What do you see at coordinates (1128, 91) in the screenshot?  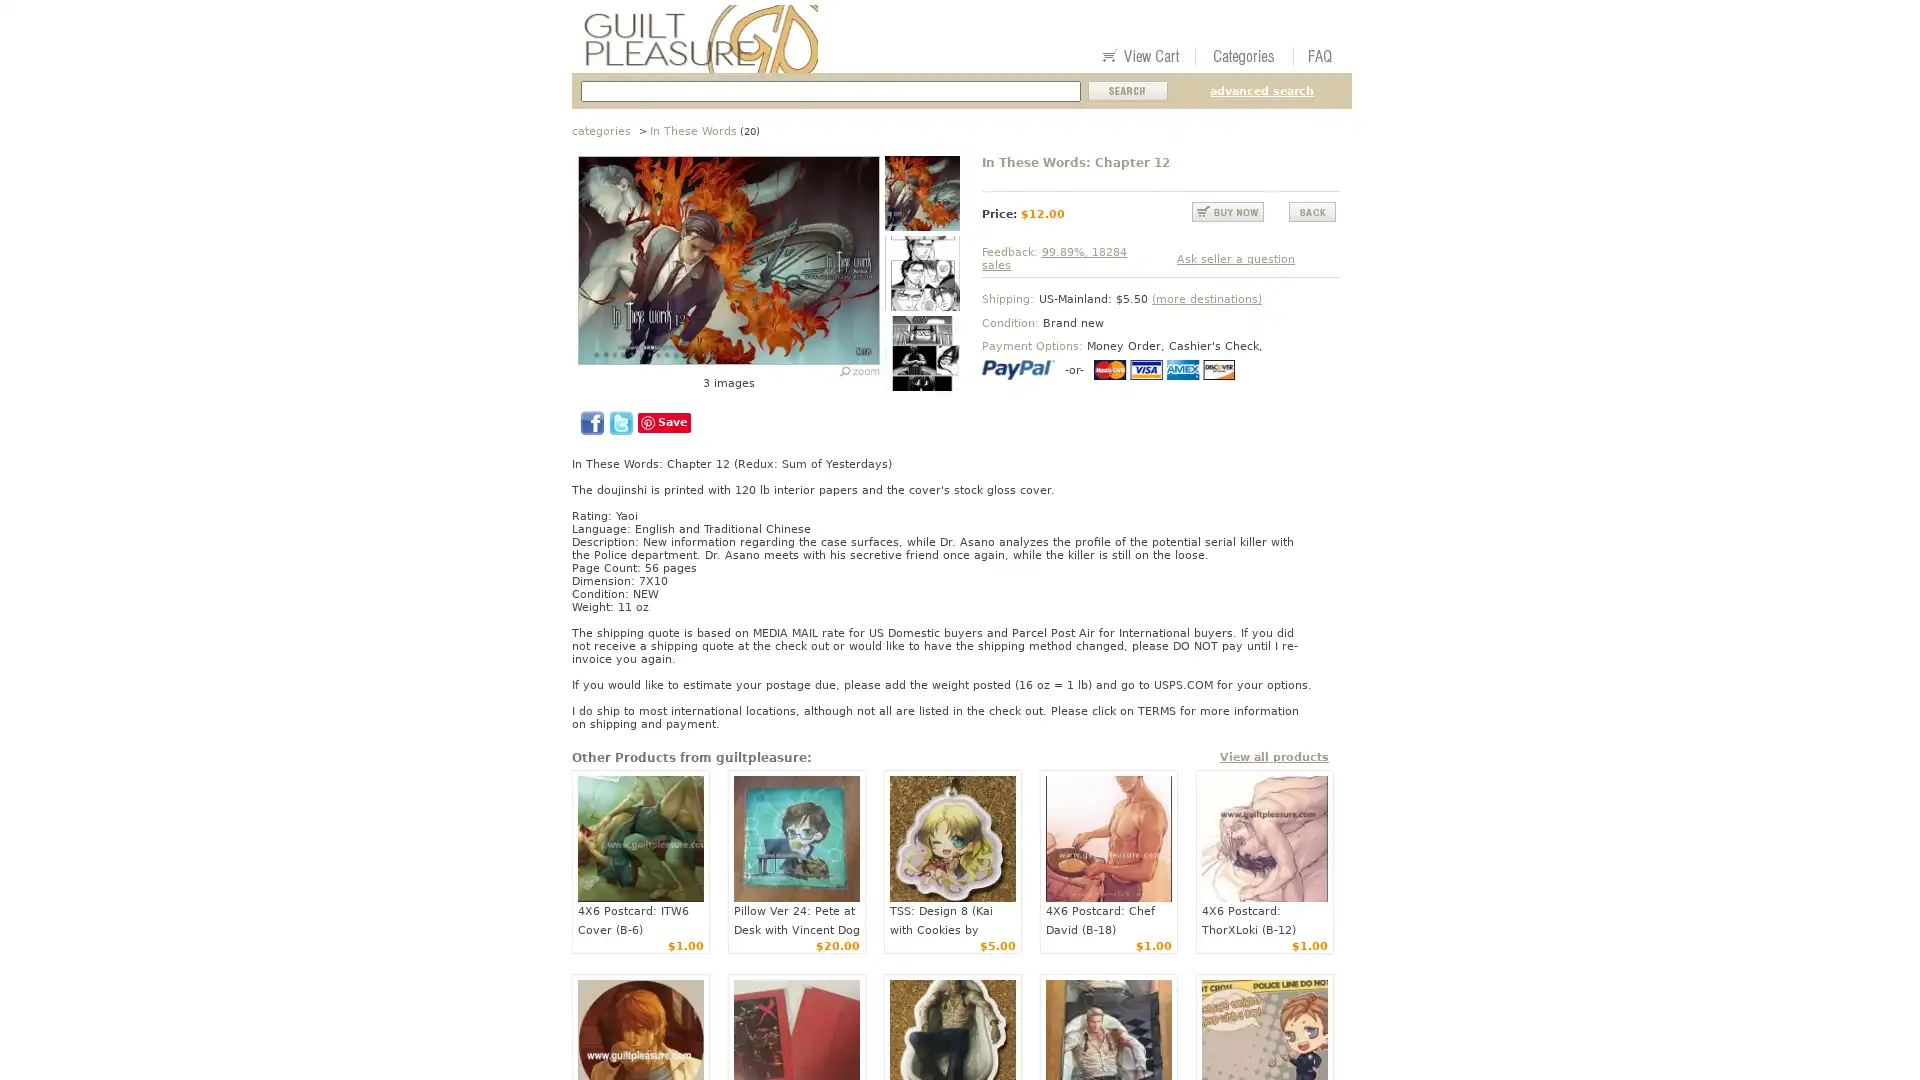 I see `Submit` at bounding box center [1128, 91].